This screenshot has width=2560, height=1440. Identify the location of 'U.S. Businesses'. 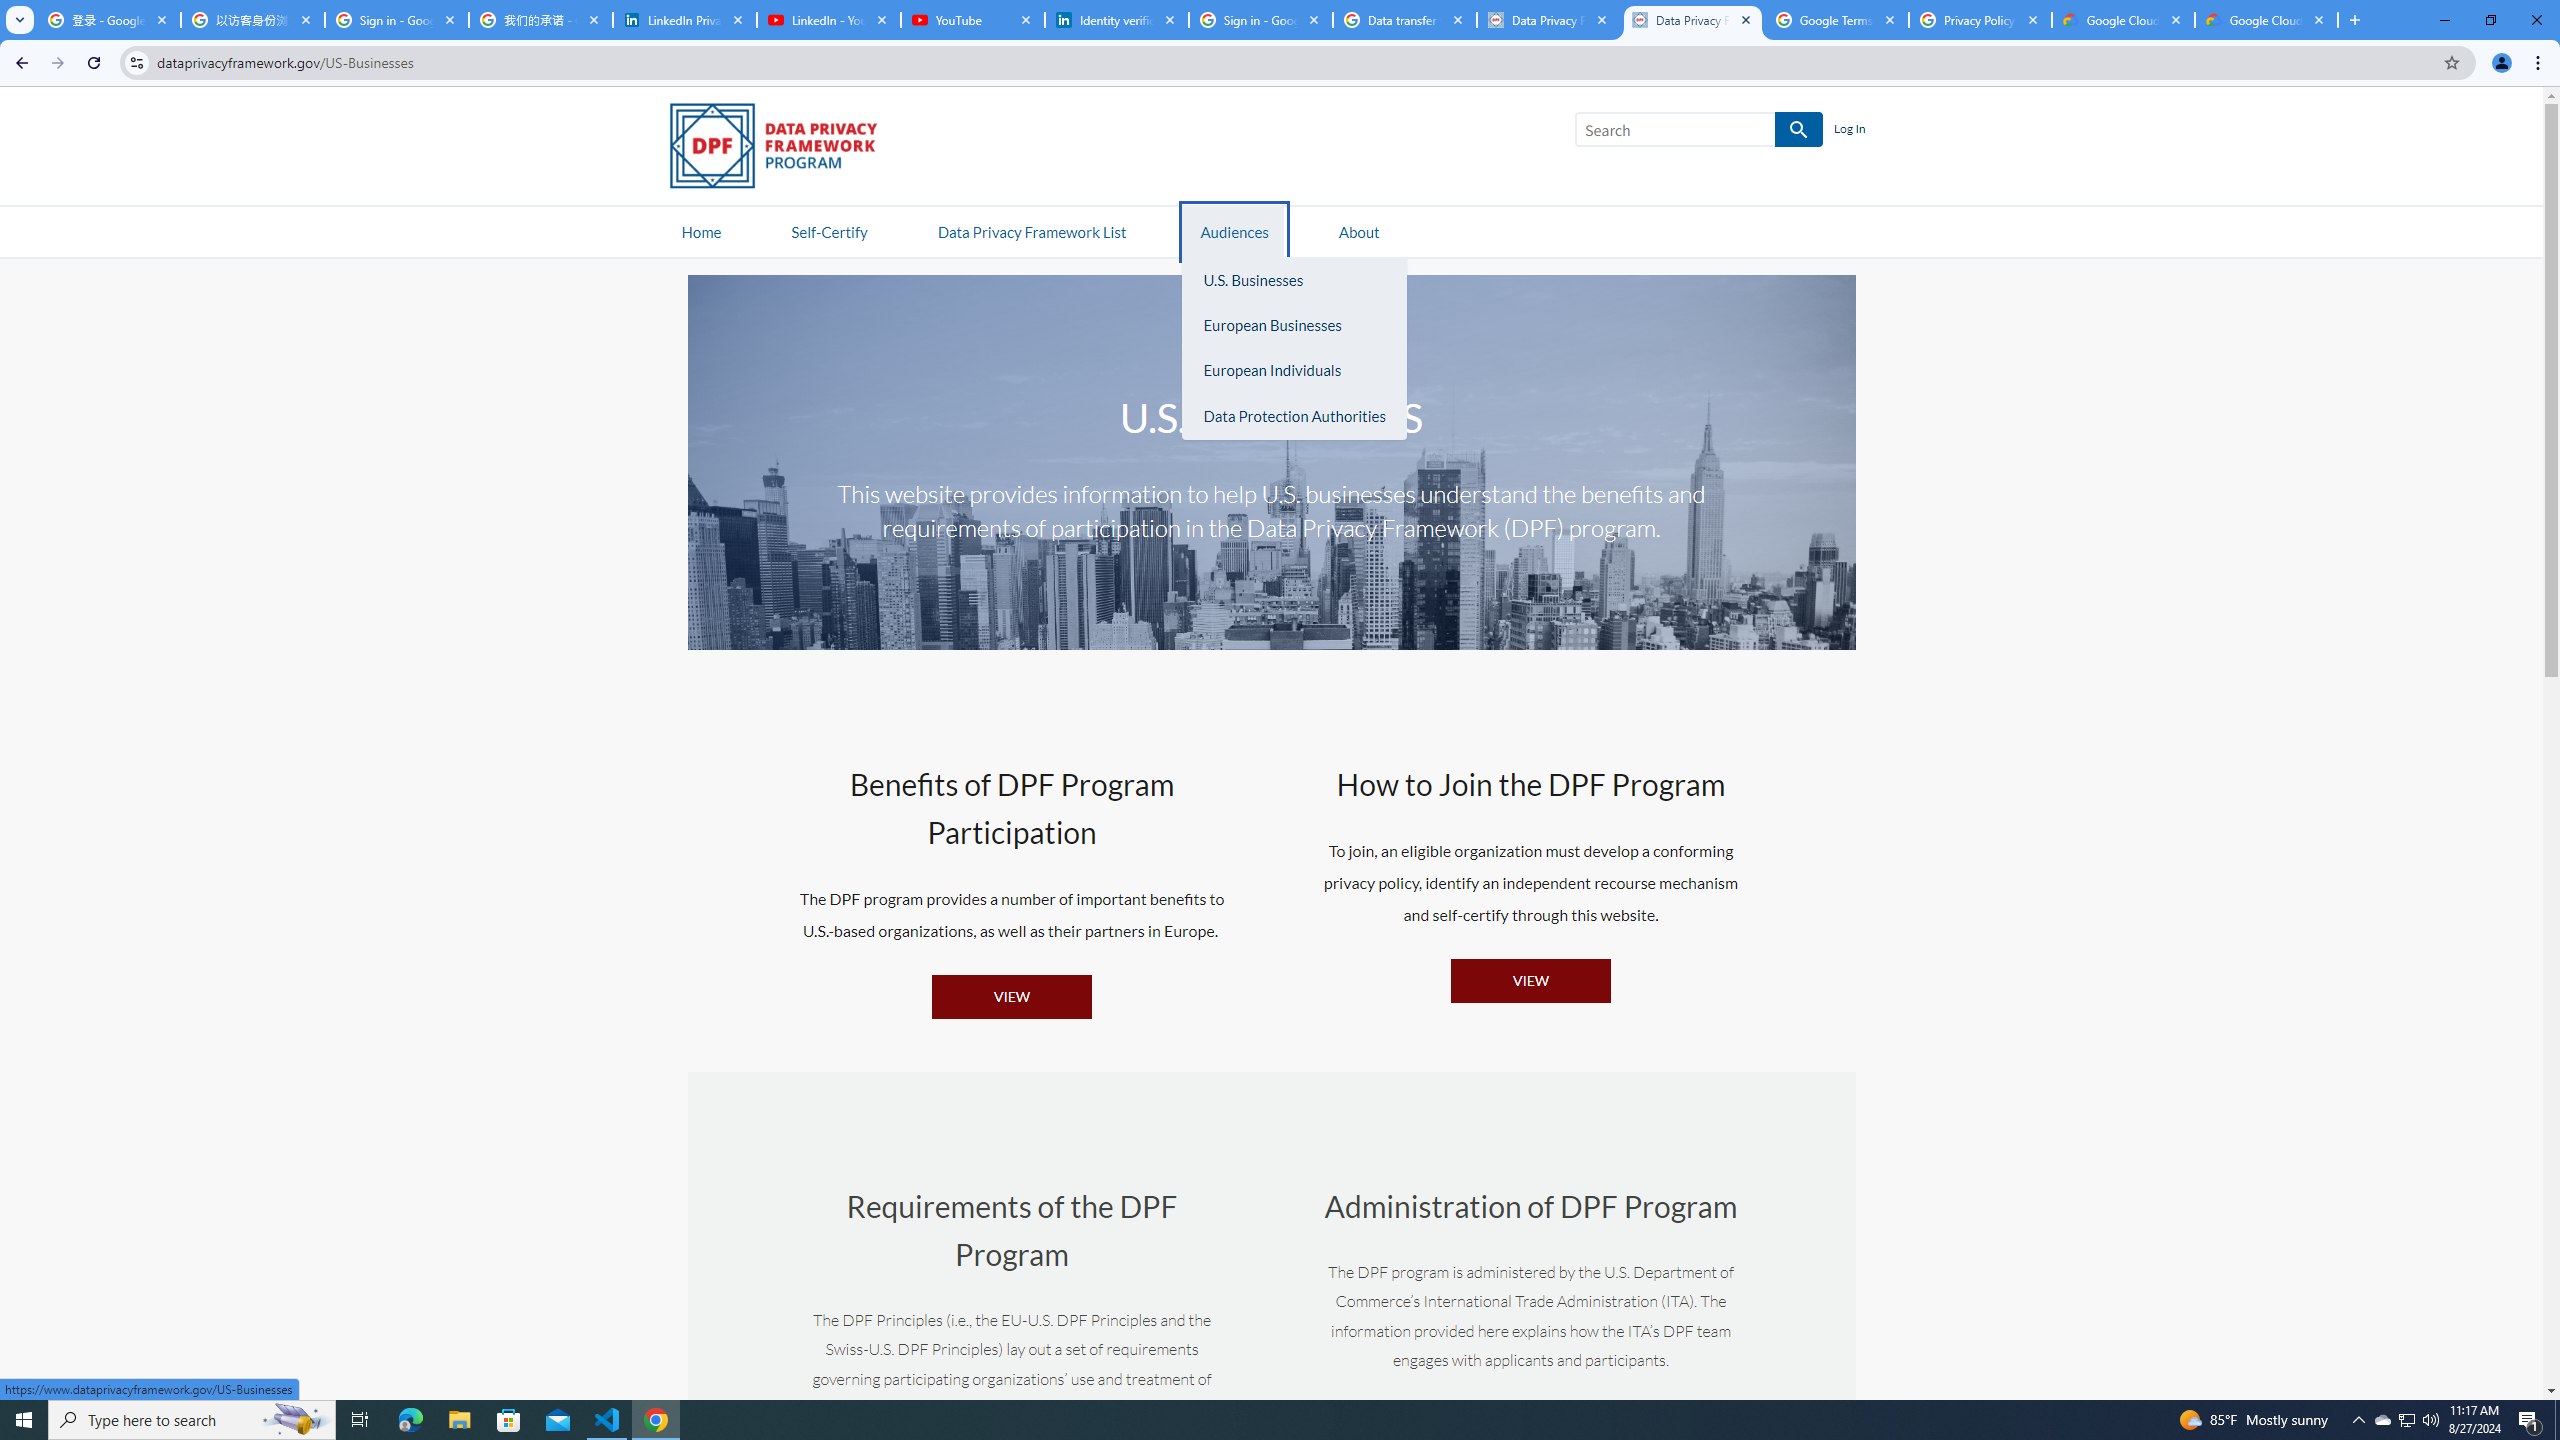
(1293, 279).